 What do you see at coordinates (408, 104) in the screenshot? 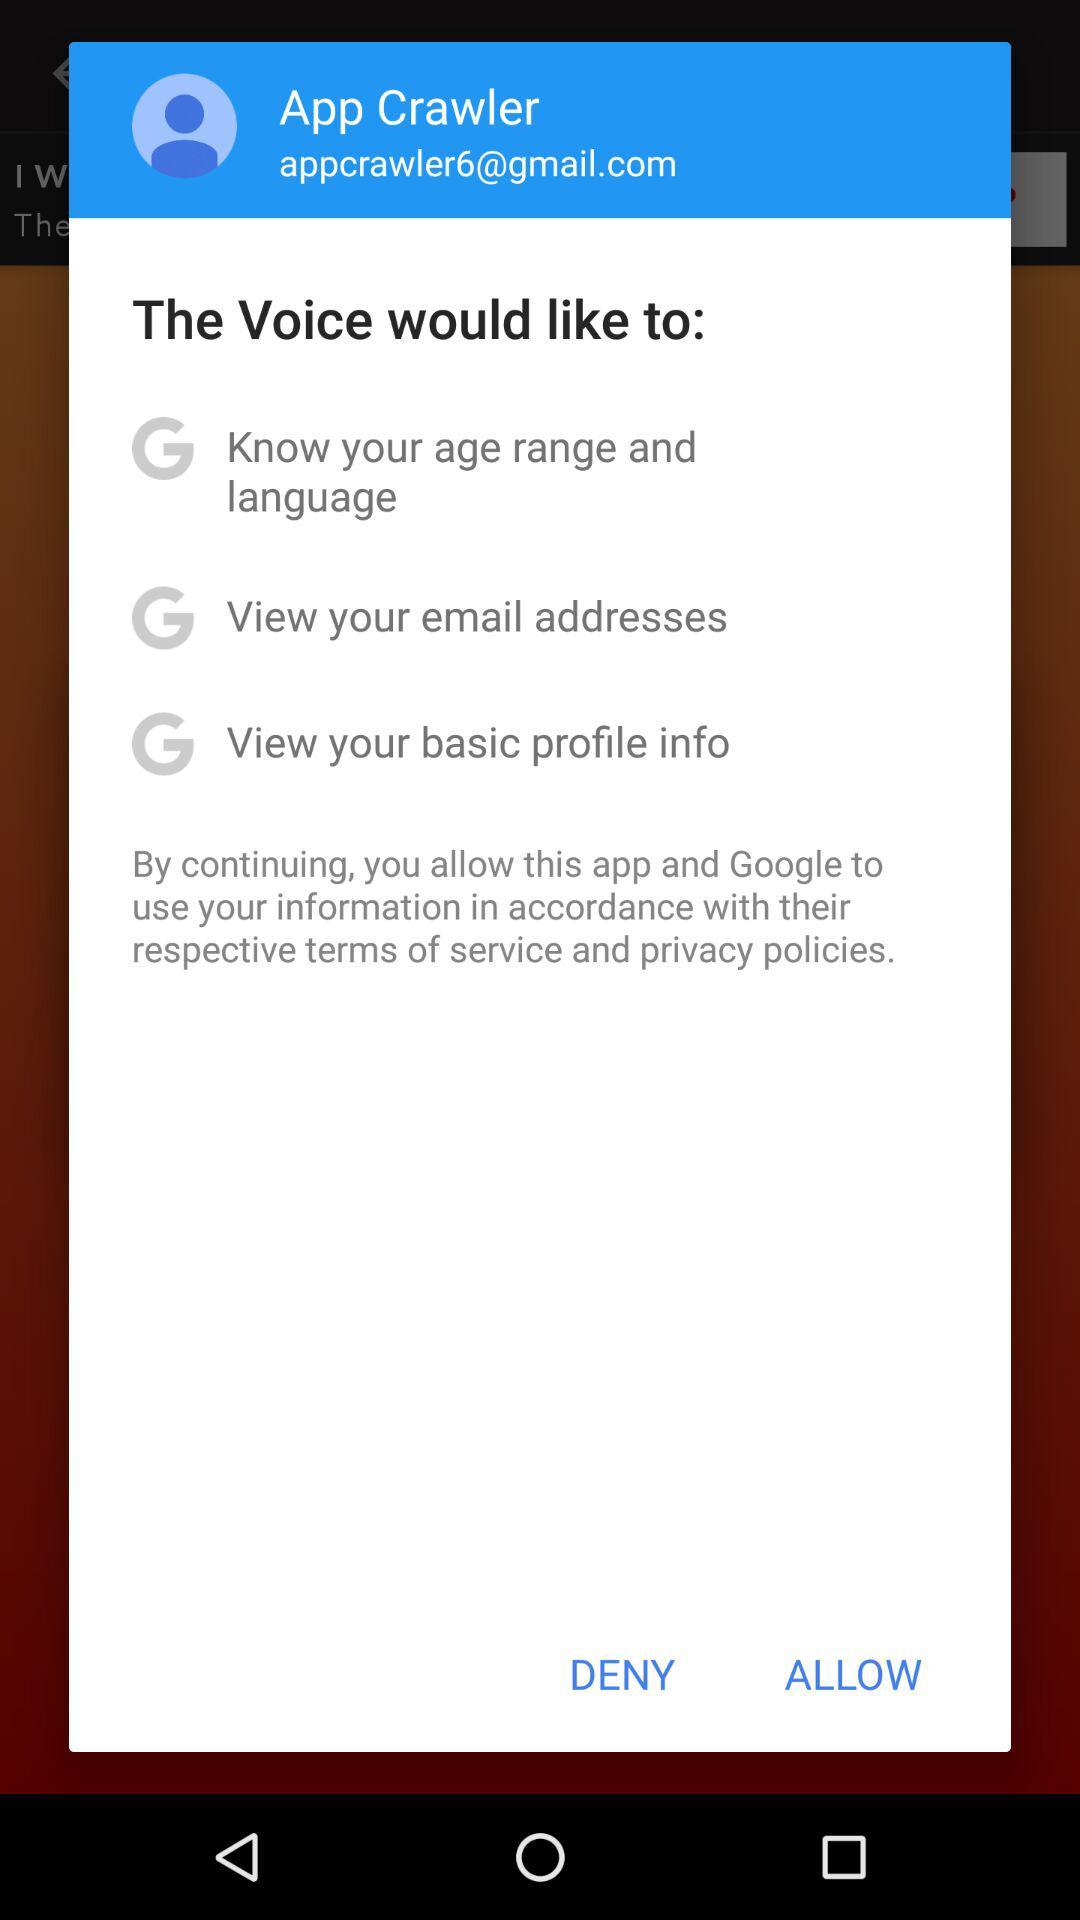
I see `the app crawler app` at bounding box center [408, 104].